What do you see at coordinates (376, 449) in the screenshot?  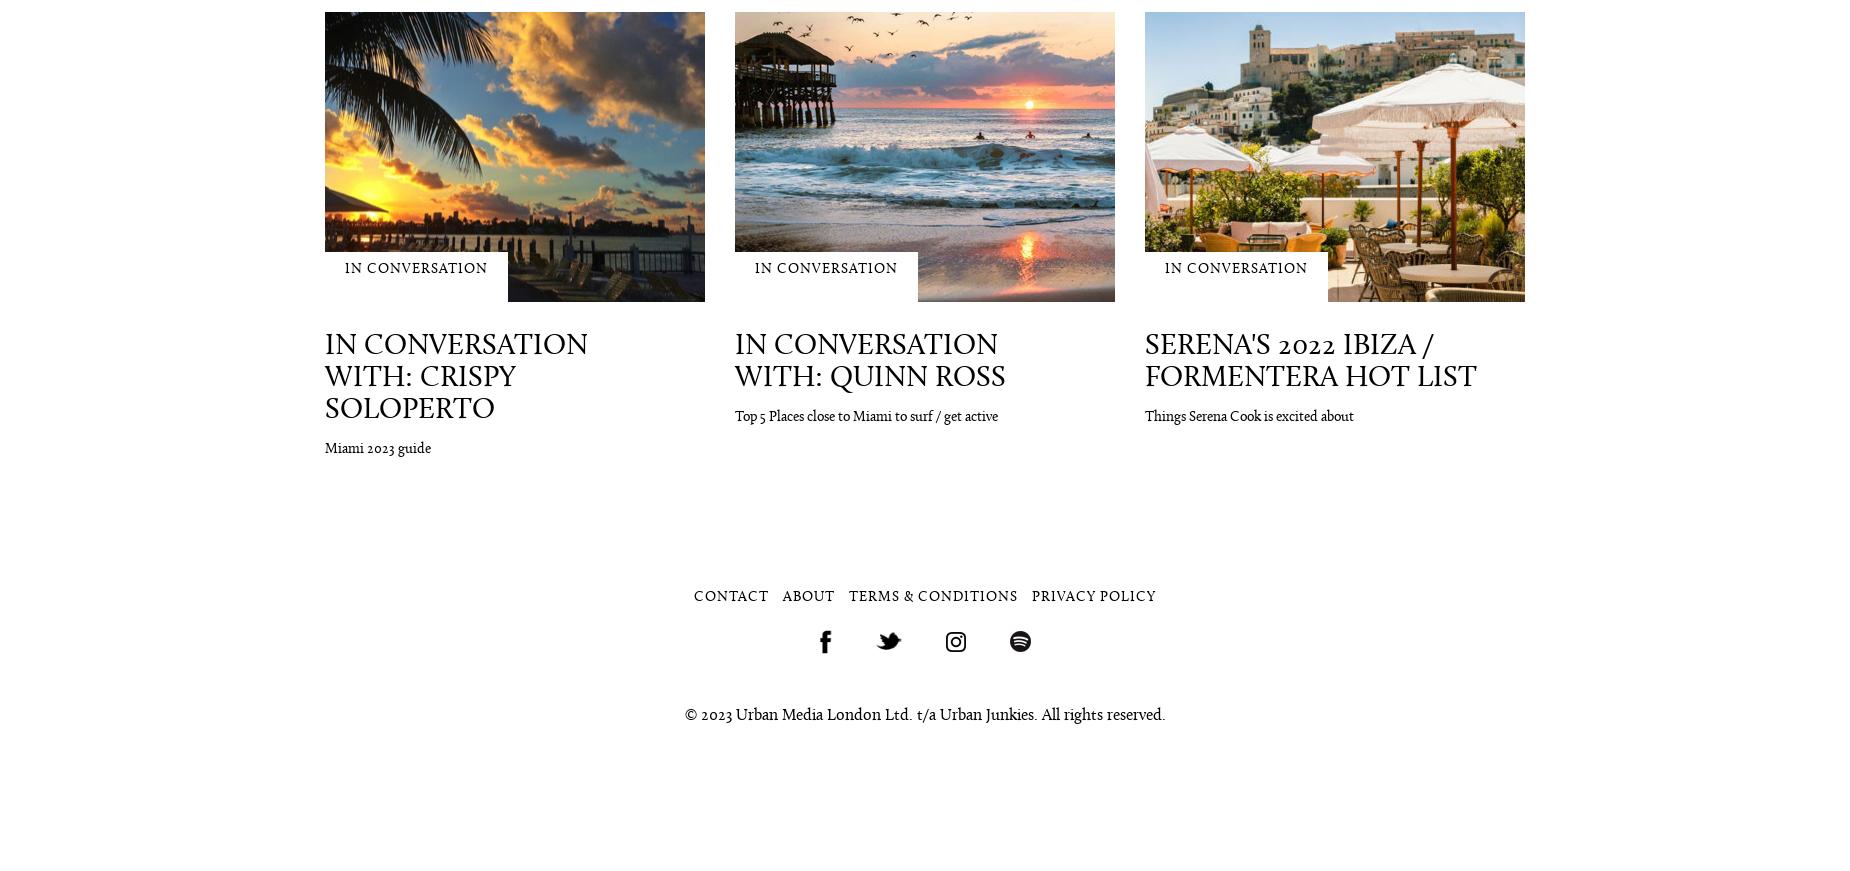 I see `'Miami 2023 guide'` at bounding box center [376, 449].